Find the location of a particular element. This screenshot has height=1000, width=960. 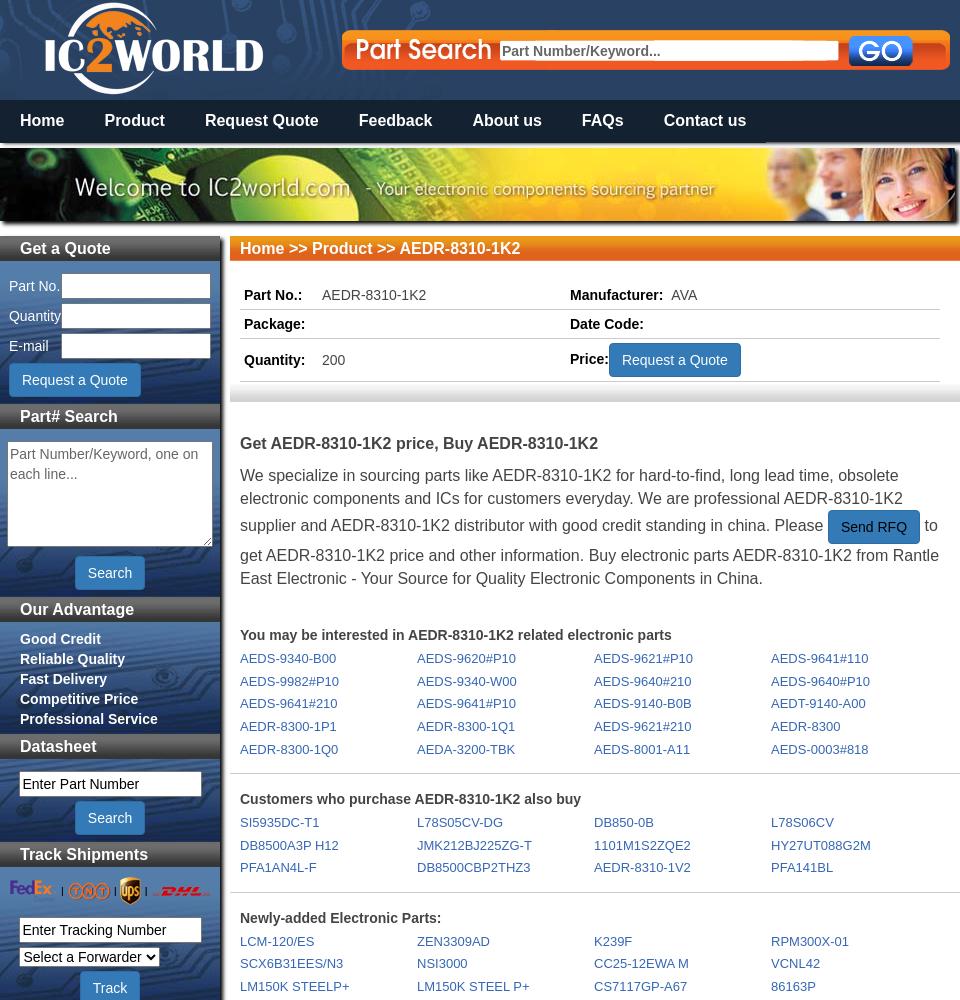

'Quantity:' is located at coordinates (243, 358).